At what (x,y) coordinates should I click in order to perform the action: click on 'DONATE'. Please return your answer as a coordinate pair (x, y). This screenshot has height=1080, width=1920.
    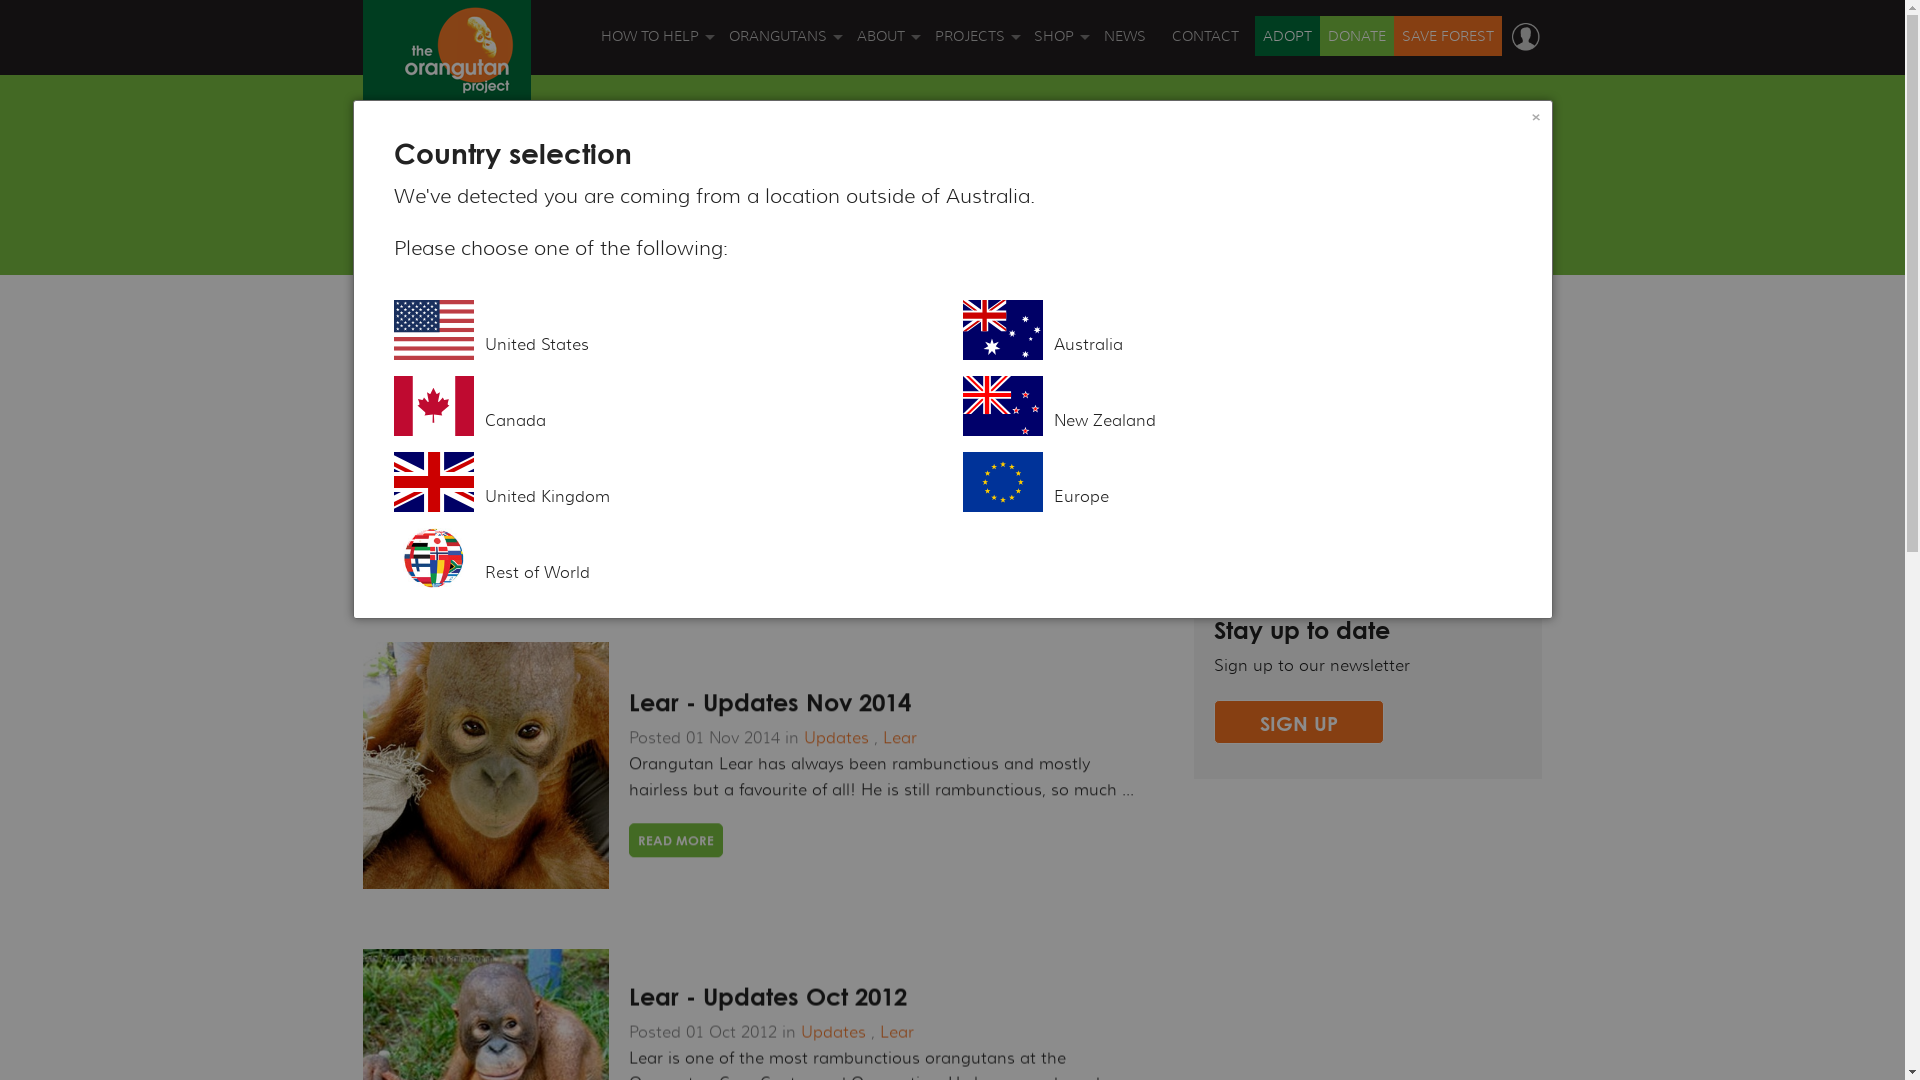
    Looking at the image, I should click on (1357, 35).